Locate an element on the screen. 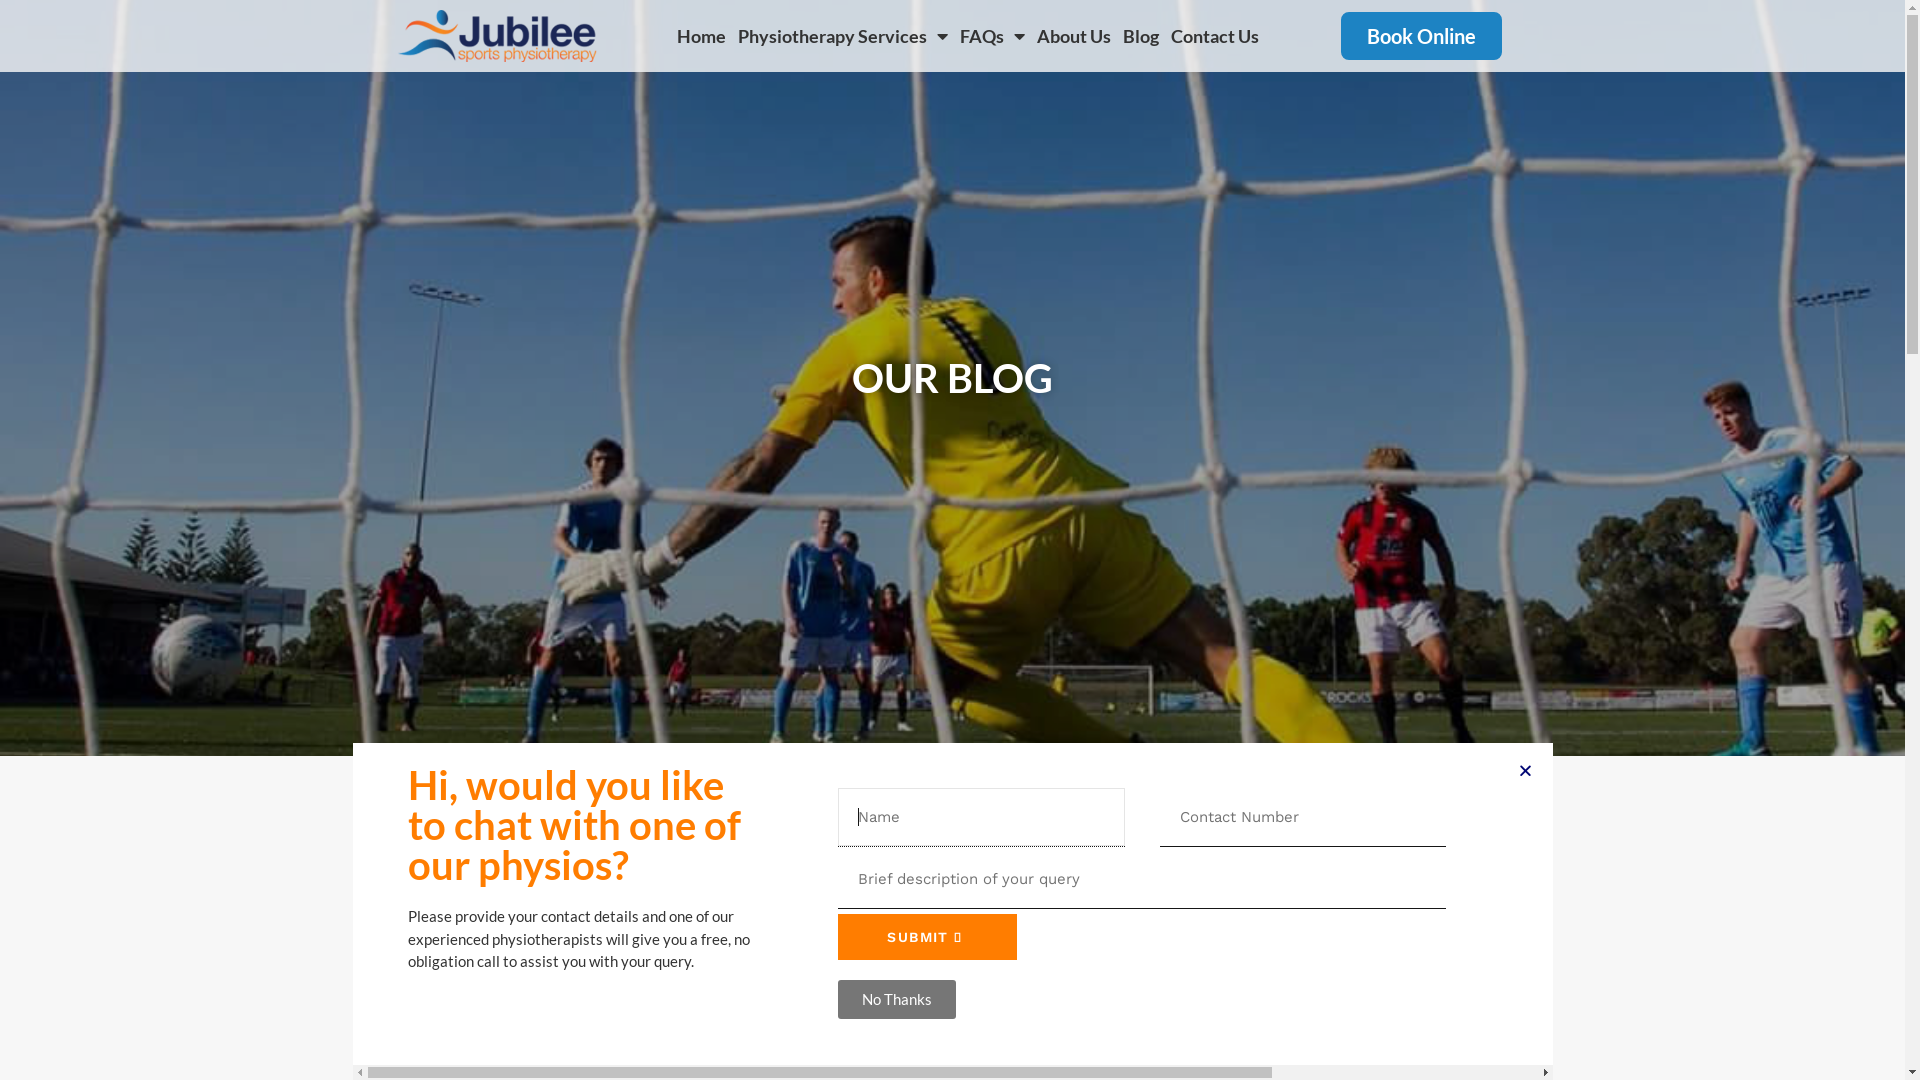  'Contact Us' is located at coordinates (1213, 35).